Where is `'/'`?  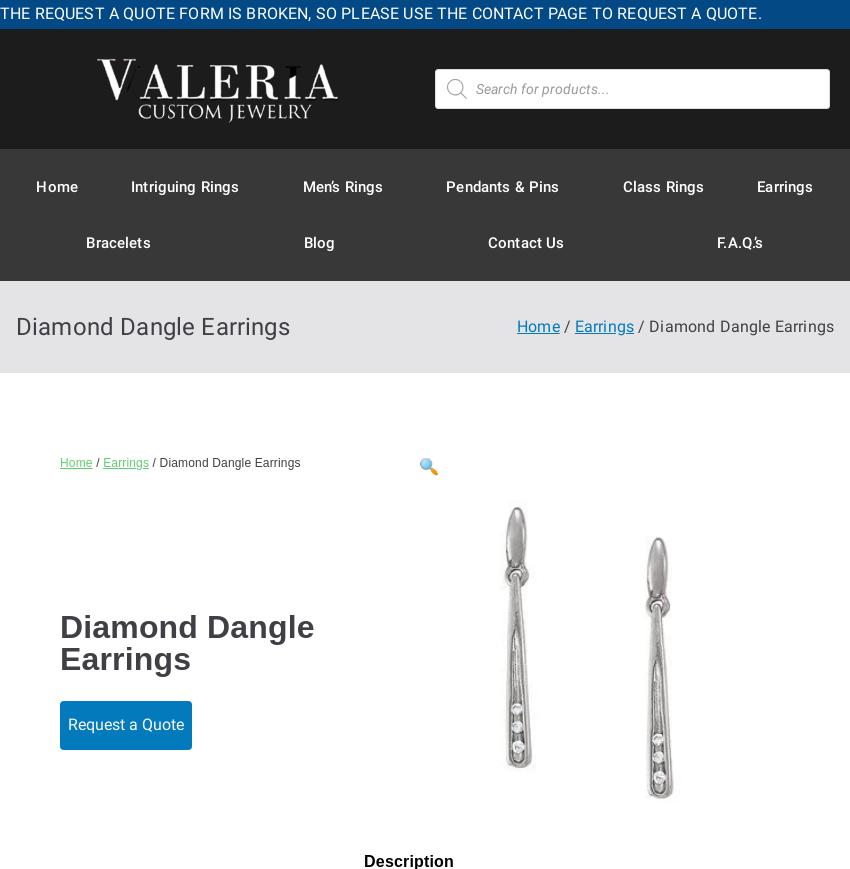
'/' is located at coordinates (96, 461).